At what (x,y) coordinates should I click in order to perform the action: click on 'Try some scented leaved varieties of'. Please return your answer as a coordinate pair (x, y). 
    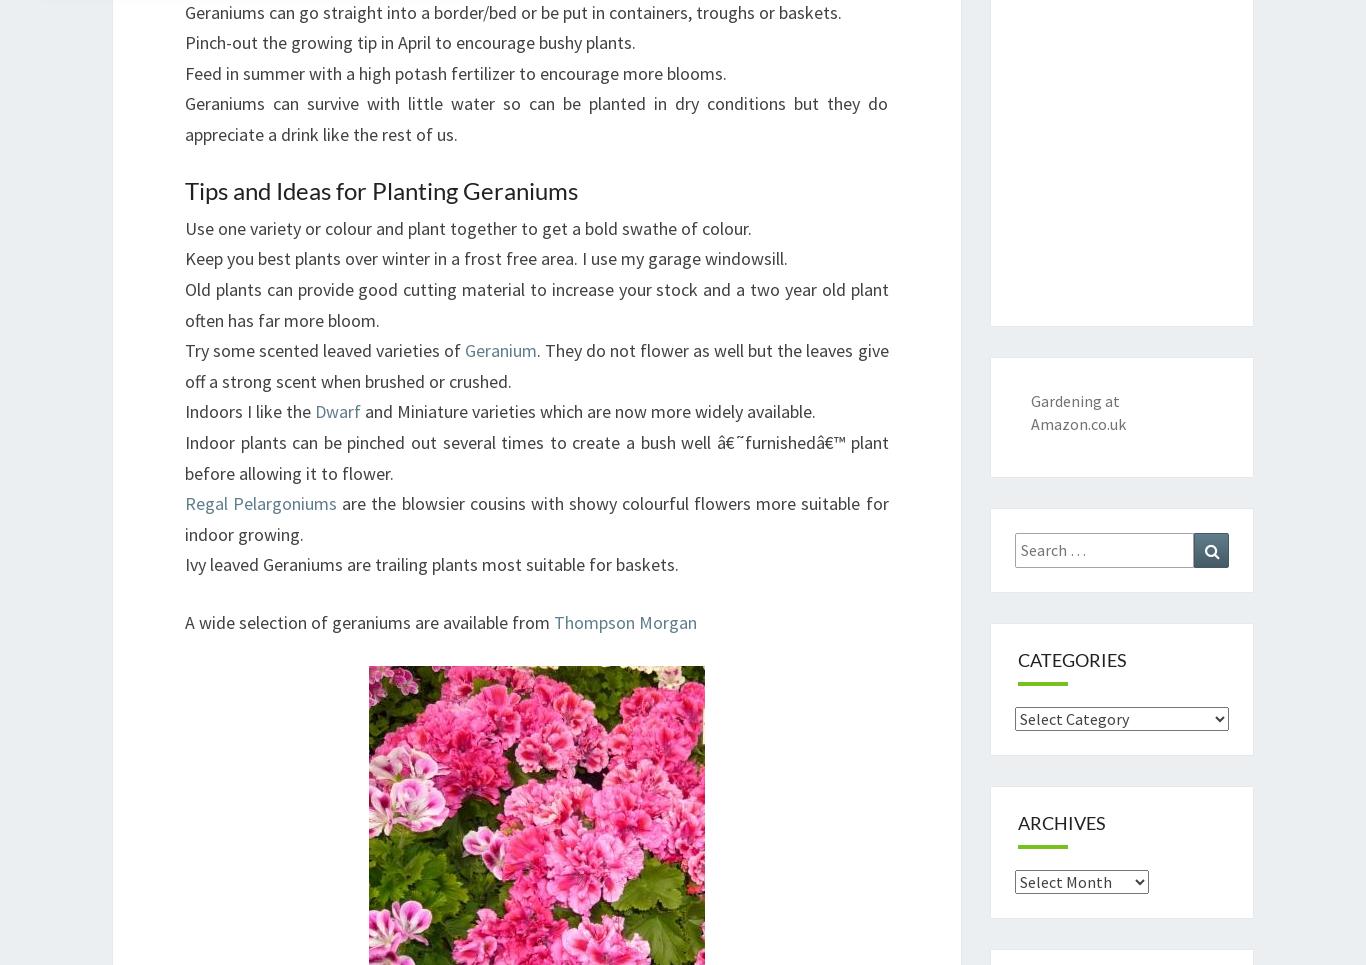
    Looking at the image, I should click on (324, 350).